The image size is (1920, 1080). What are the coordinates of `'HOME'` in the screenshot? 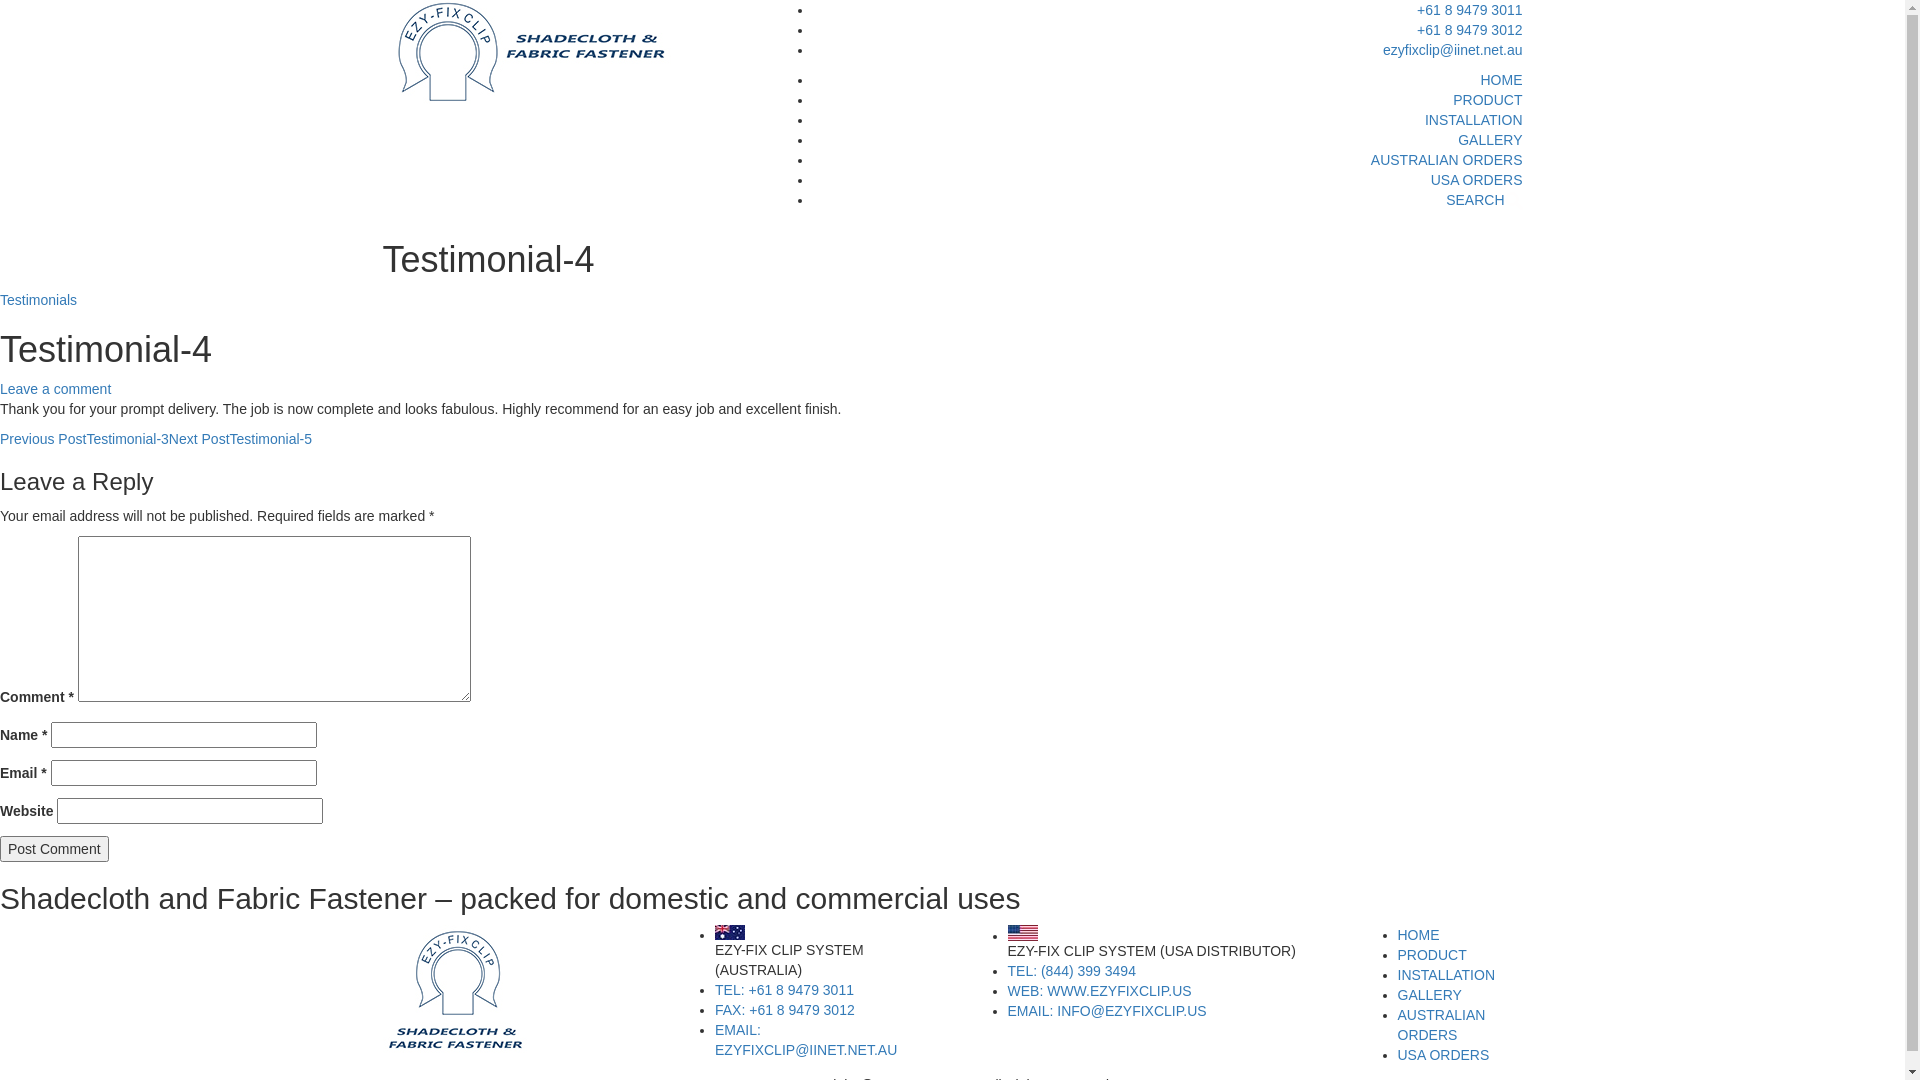 It's located at (1501, 79).